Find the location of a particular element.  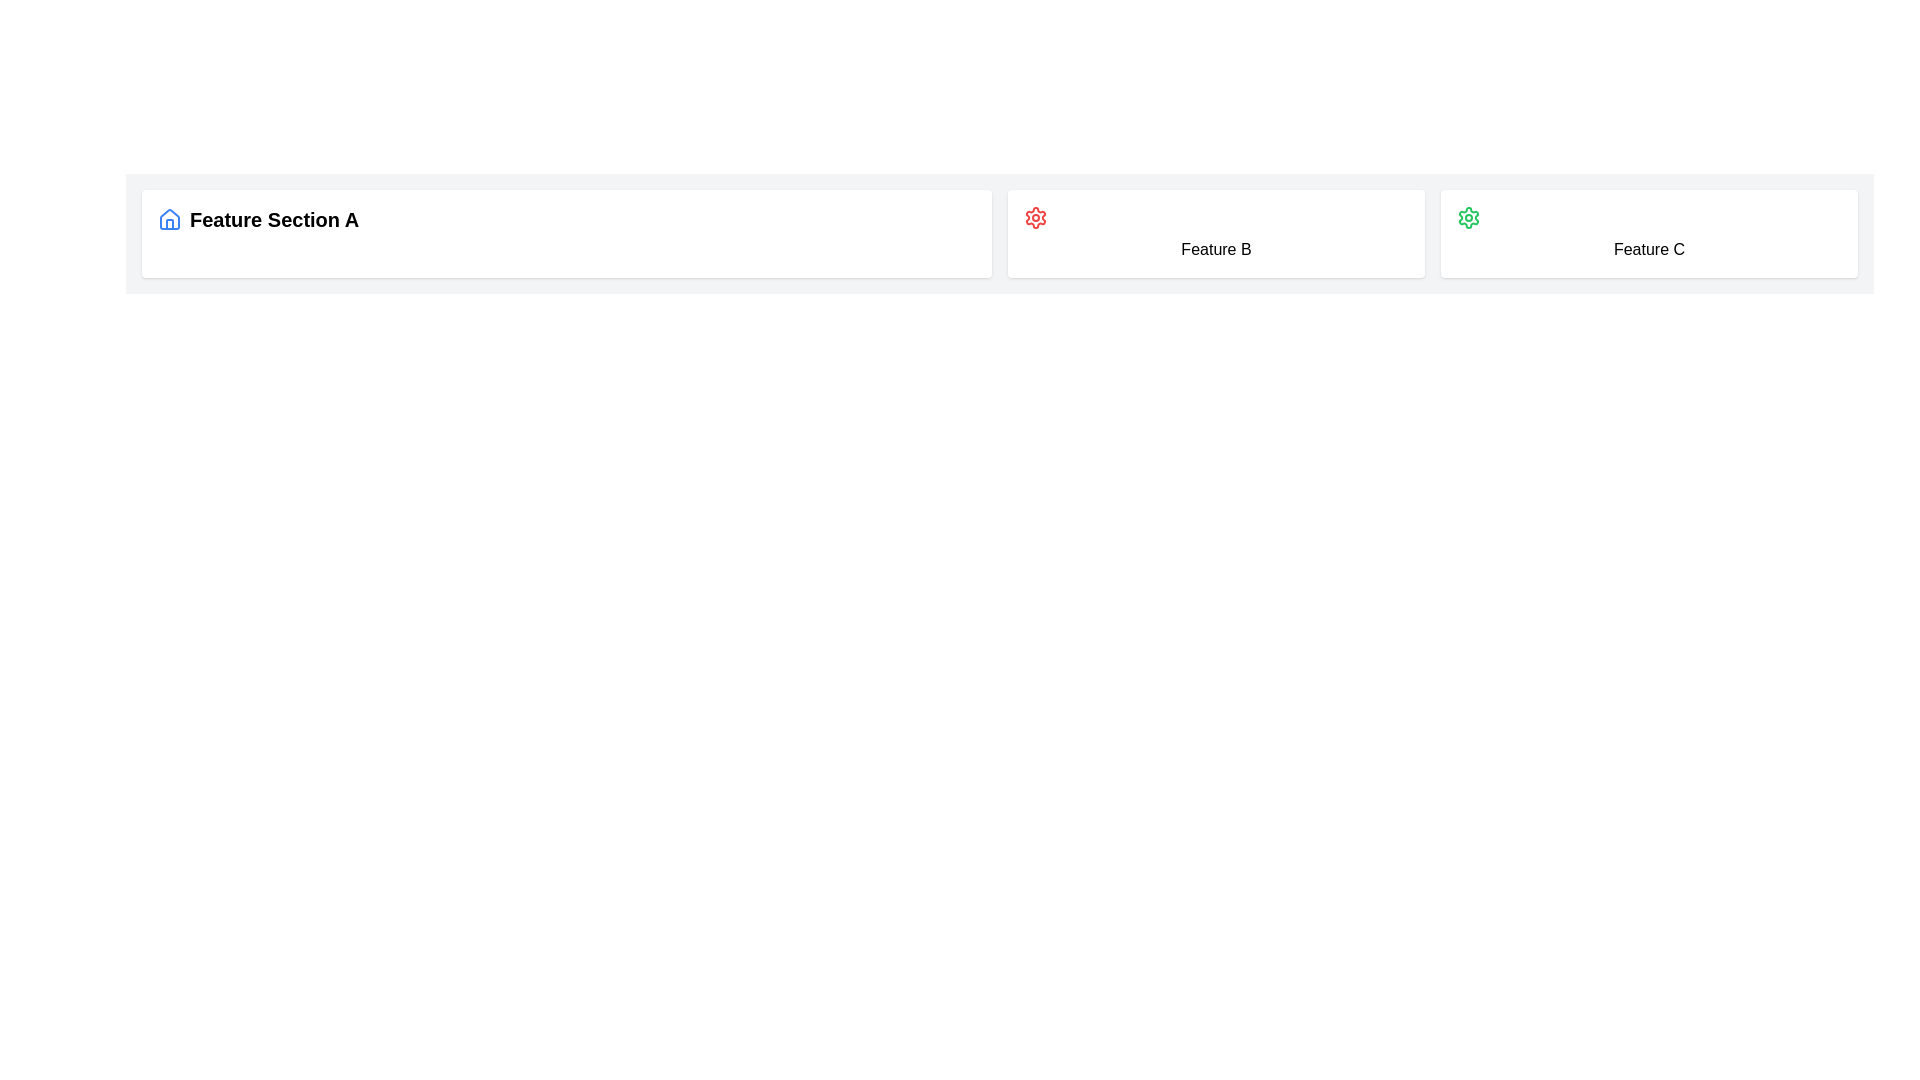

the settings icon associated with the 'Feature B' section, located in the upper-left corner of the 'Feature B' card is located at coordinates (1036, 218).